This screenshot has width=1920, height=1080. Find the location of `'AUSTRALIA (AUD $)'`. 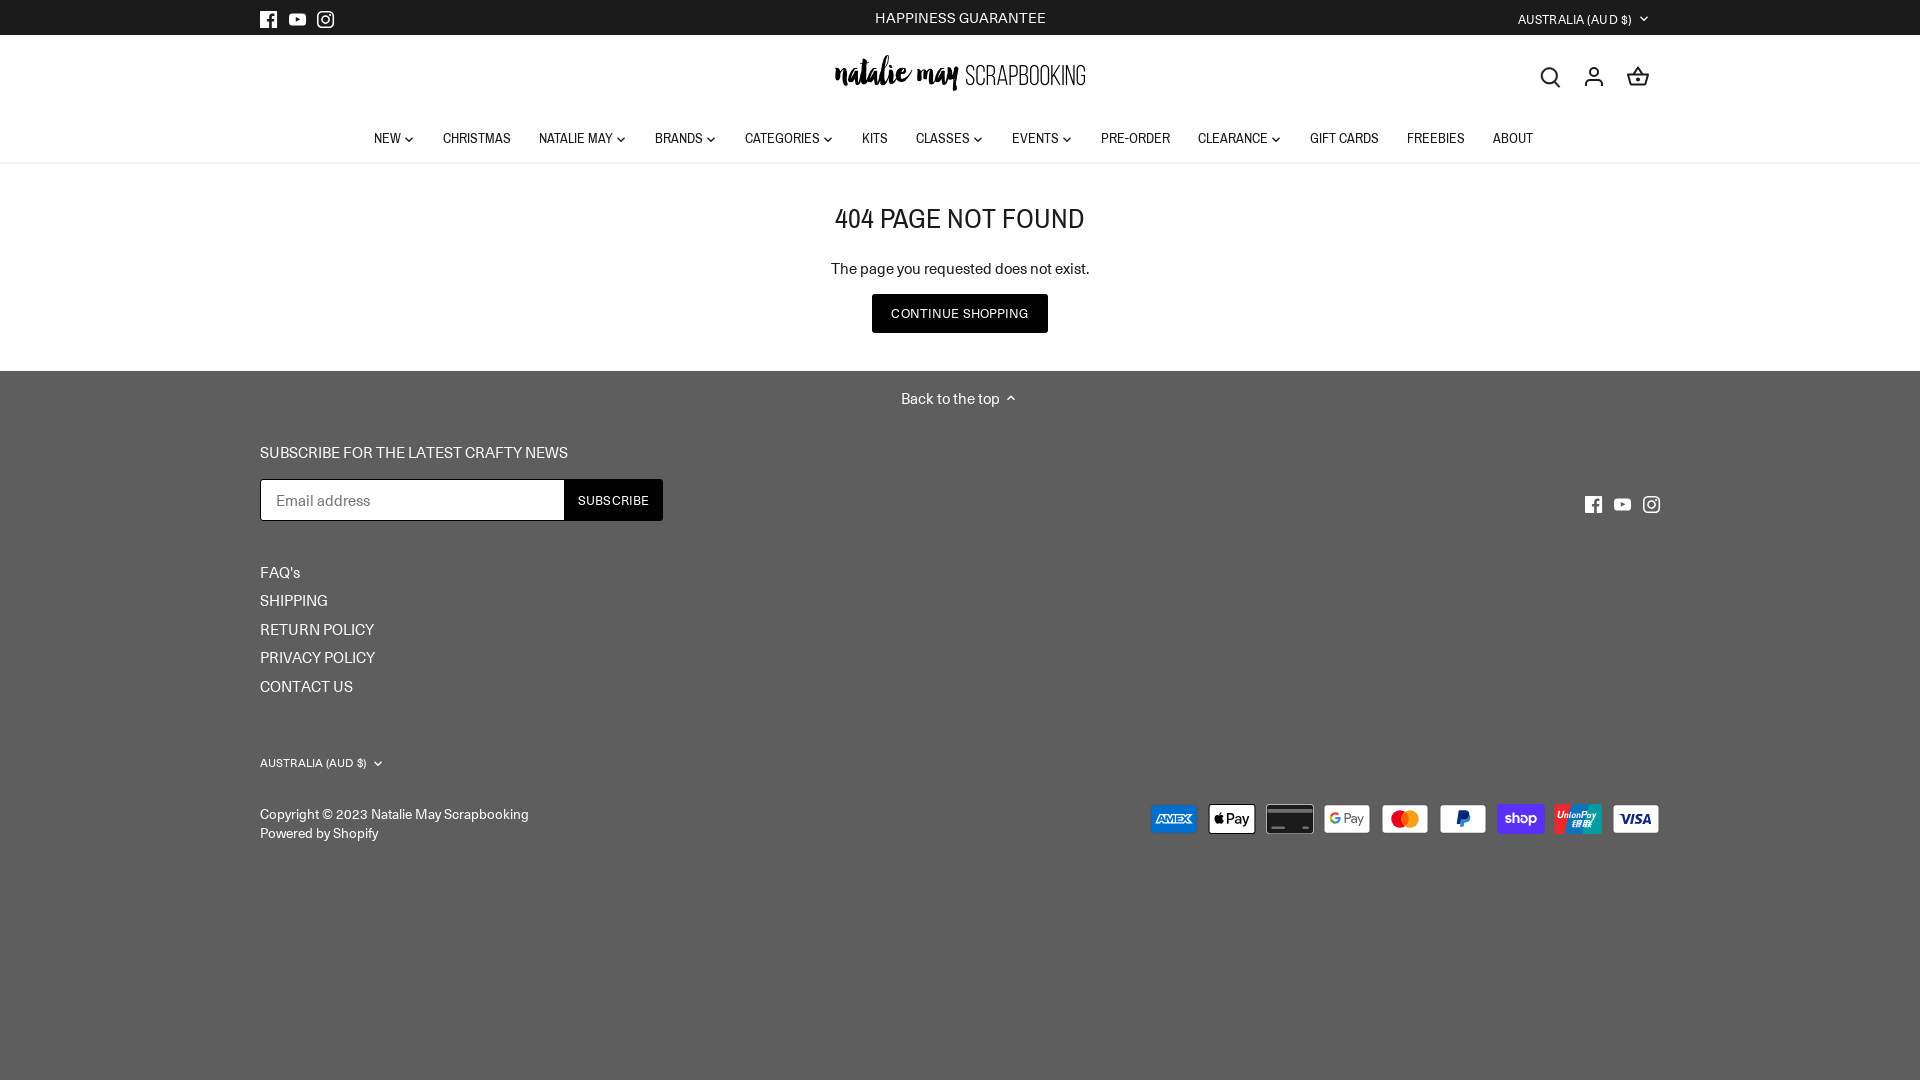

'AUSTRALIA (AUD $)' is located at coordinates (322, 763).